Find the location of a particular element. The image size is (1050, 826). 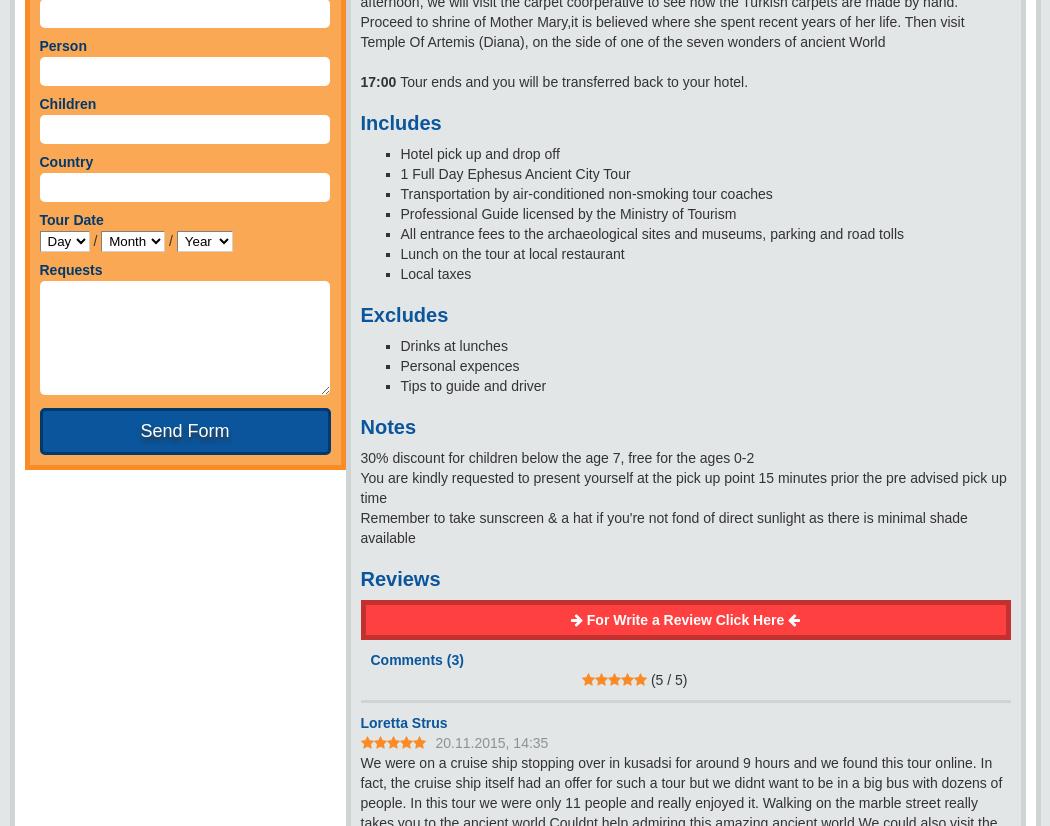

'Hotel pick up and drop off' is located at coordinates (400, 152).